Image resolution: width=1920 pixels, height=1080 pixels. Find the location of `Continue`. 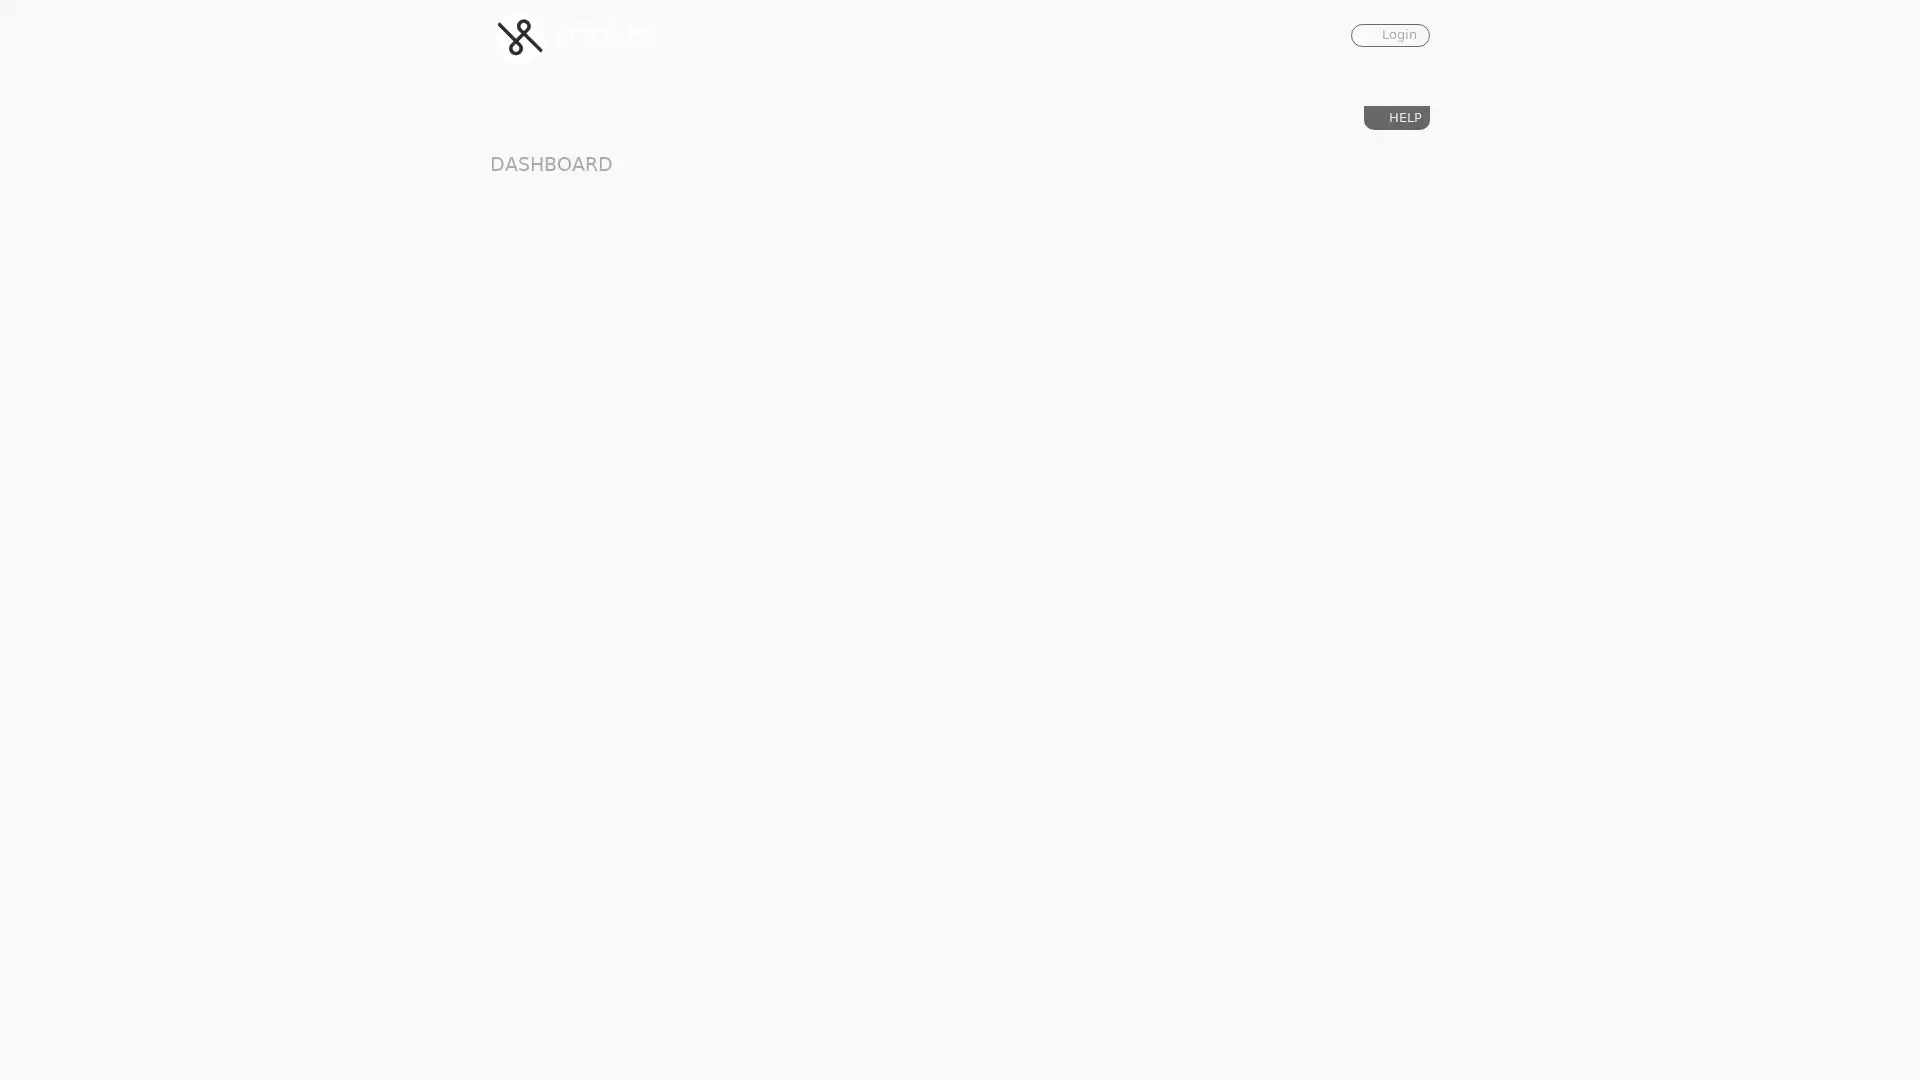

Continue is located at coordinates (812, 392).